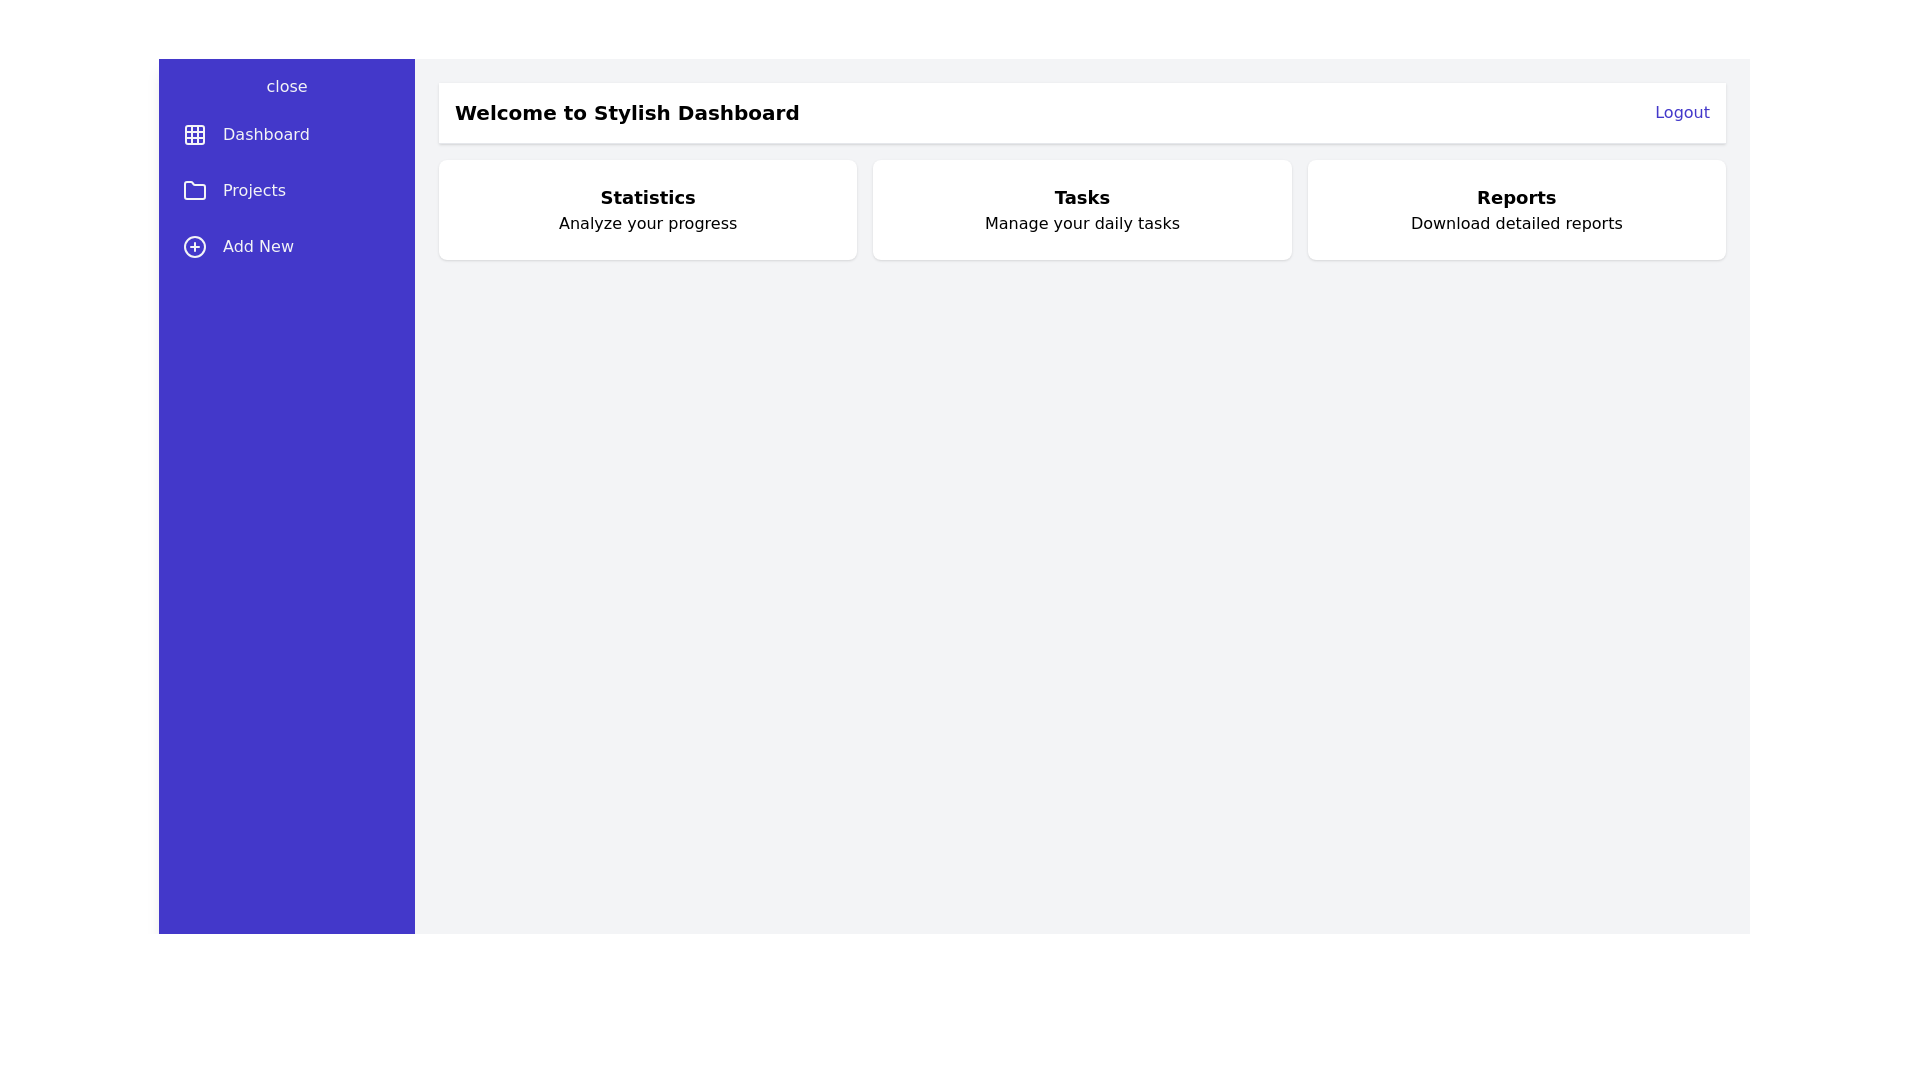 Image resolution: width=1920 pixels, height=1080 pixels. Describe the element at coordinates (195, 135) in the screenshot. I see `the graphical icon component located at the top-left corner of the grid adjacent to the 'Dashboard' menu item in the sidebar` at that location.